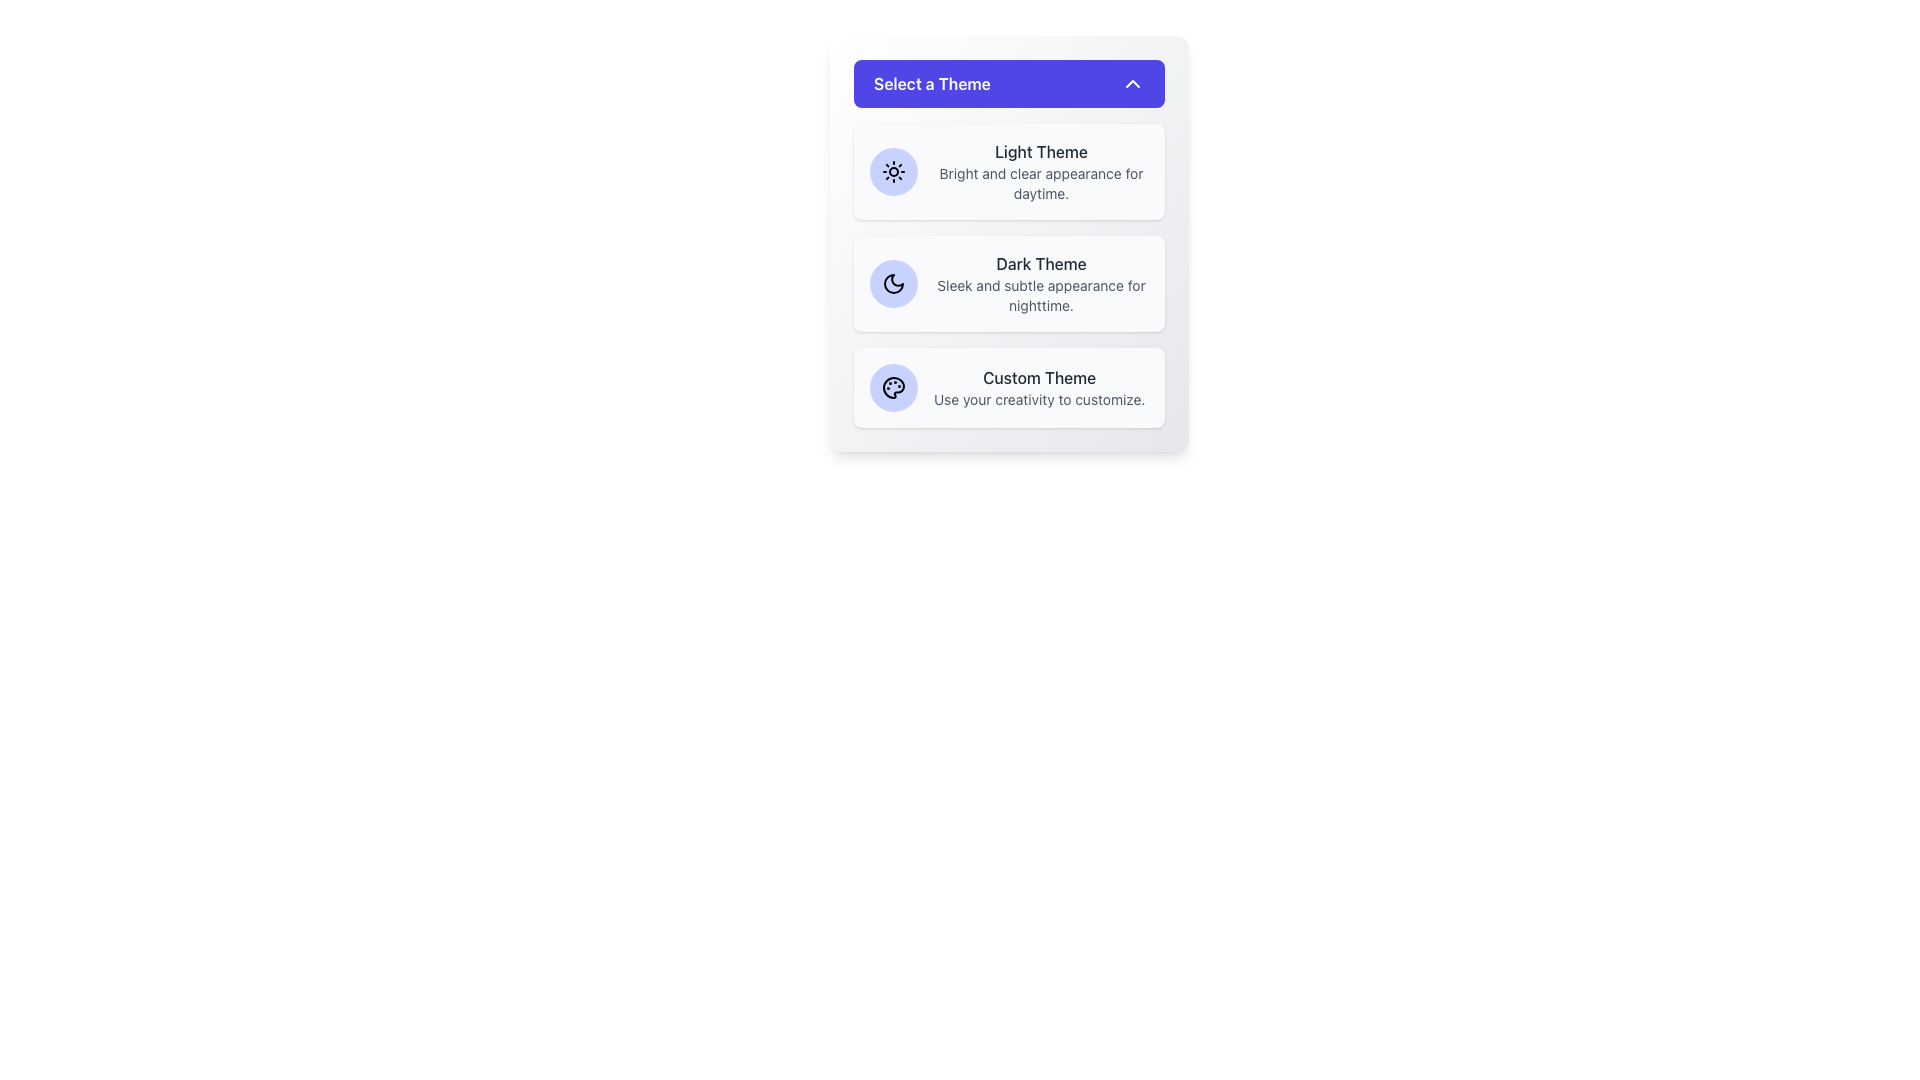 This screenshot has height=1080, width=1920. What do you see at coordinates (1039, 378) in the screenshot?
I see `the 'Custom Theme' text label, which is displayed in medium font weight and dark gray color, located at the bottommost theme option in the theme selection interface` at bounding box center [1039, 378].